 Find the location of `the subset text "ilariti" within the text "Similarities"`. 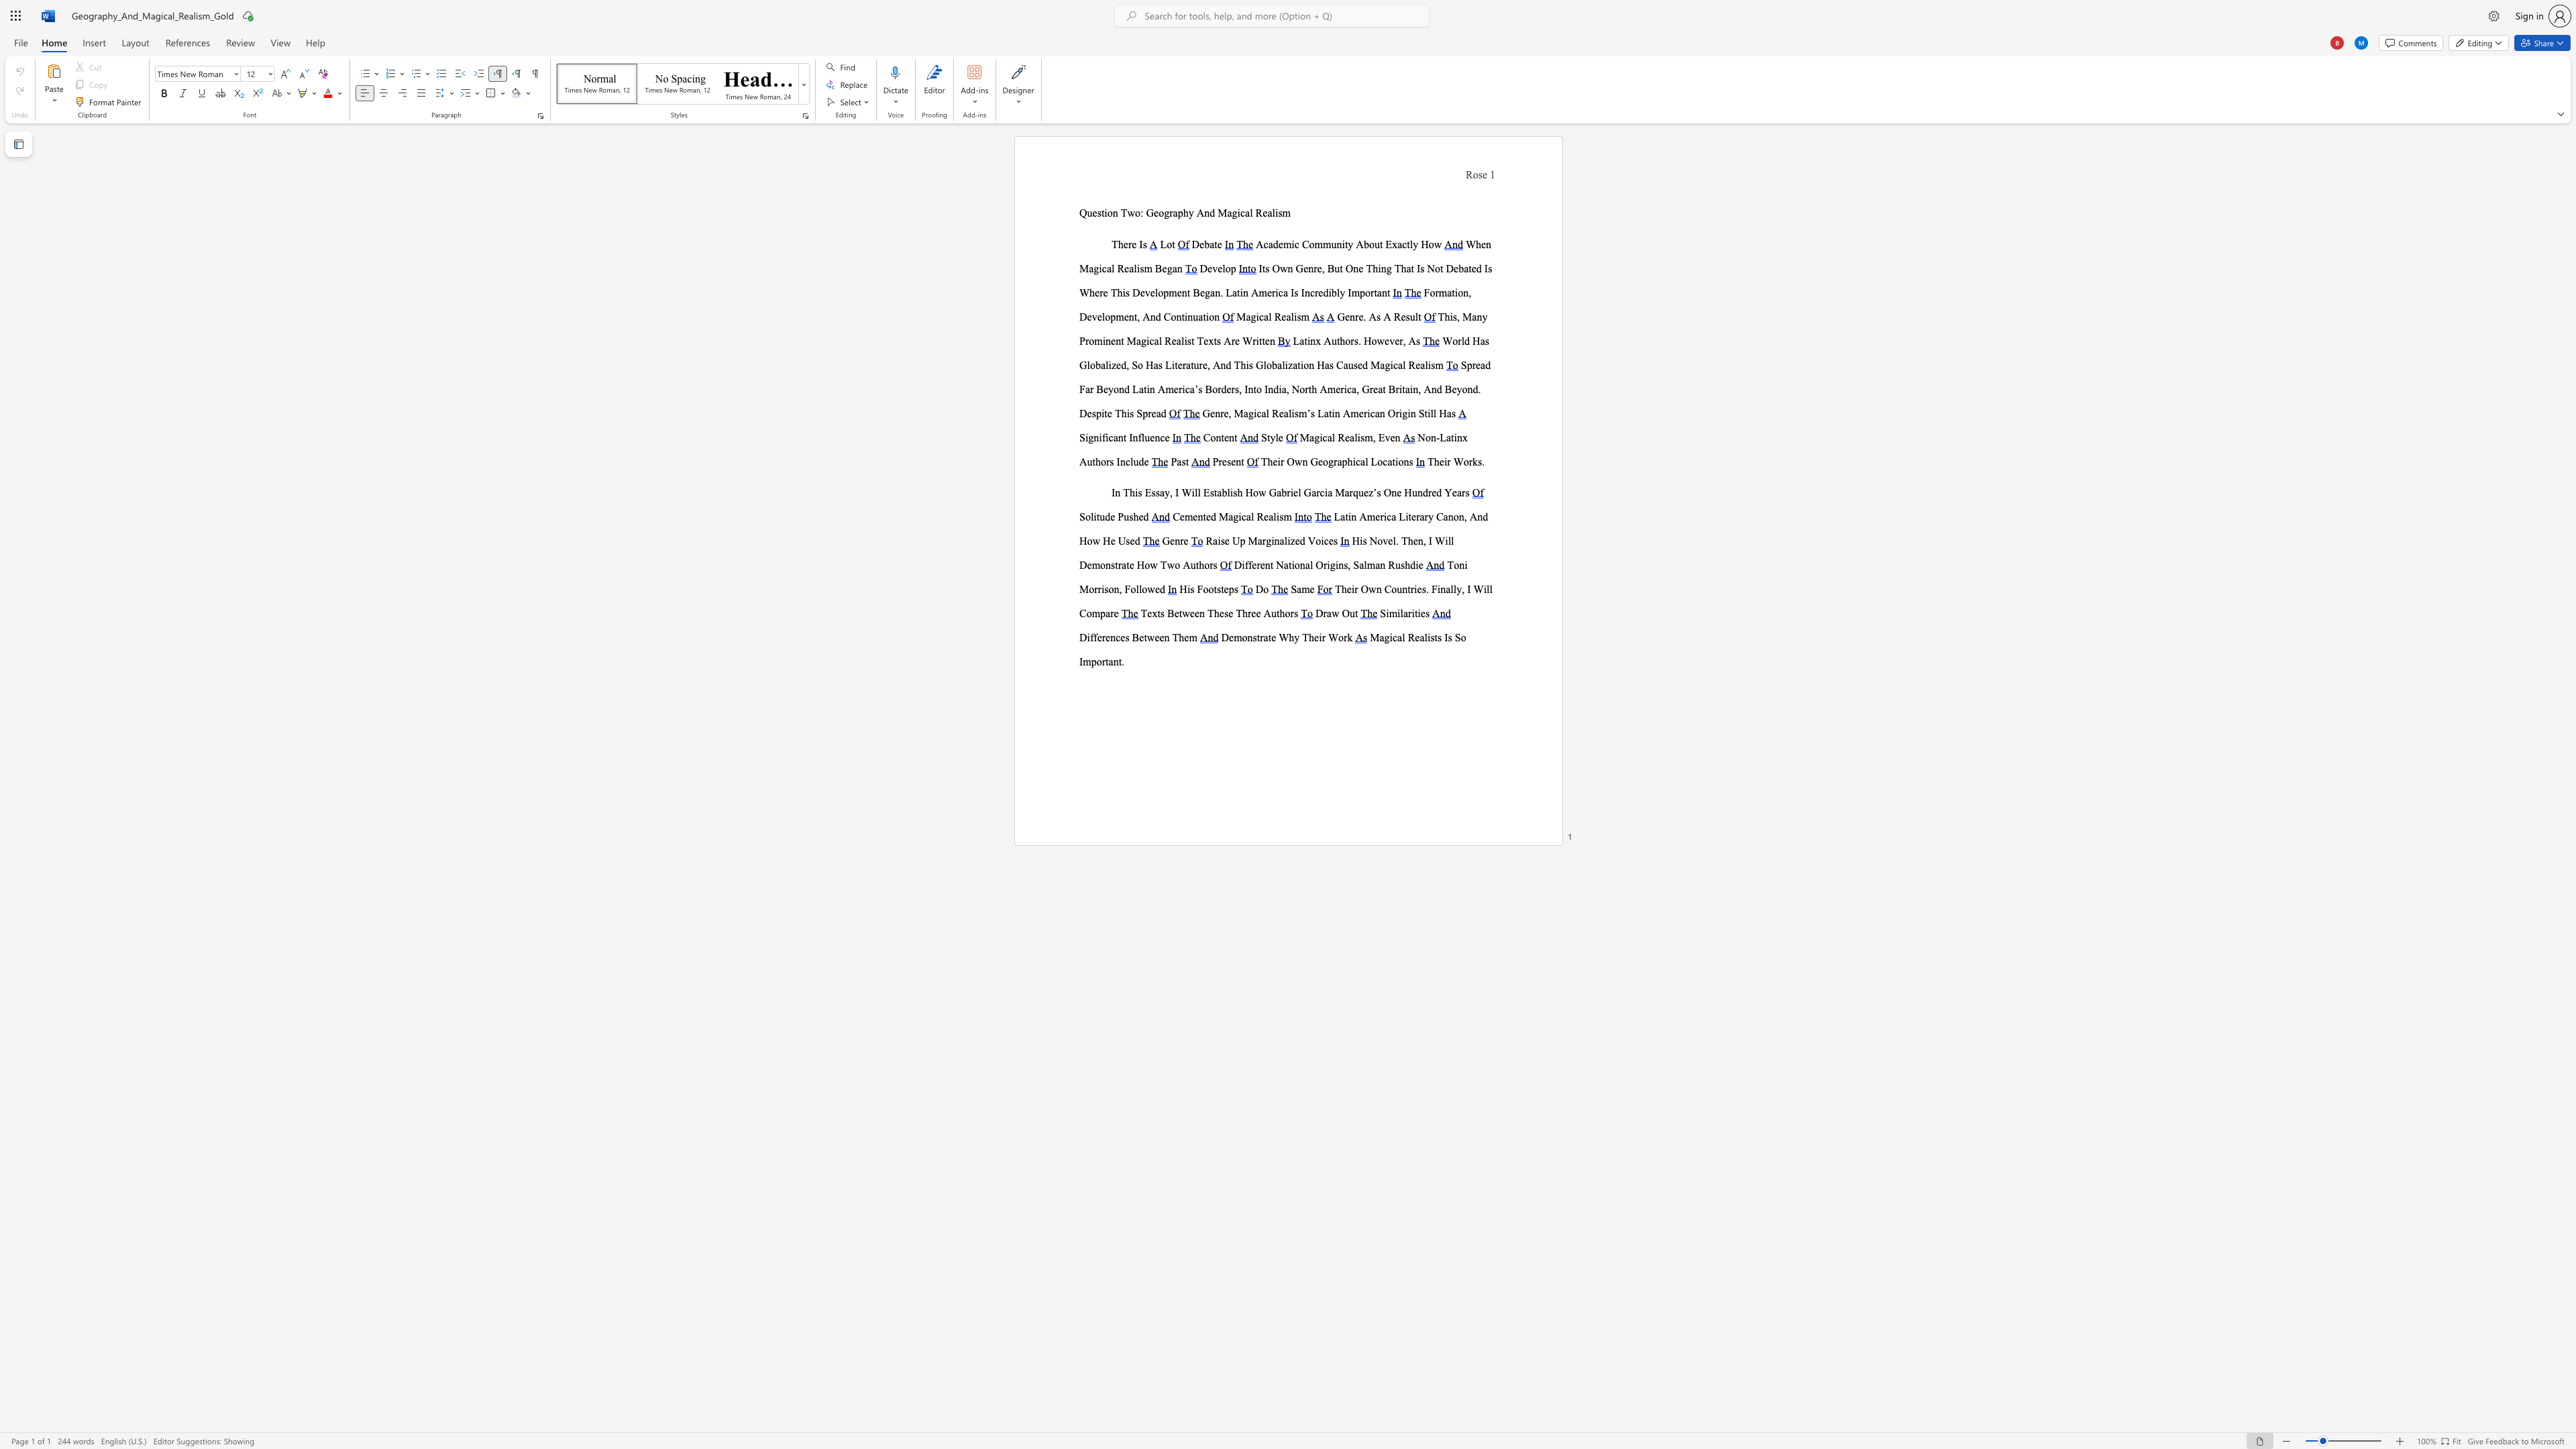

the subset text "ilariti" within the text "Similarities" is located at coordinates (1397, 613).